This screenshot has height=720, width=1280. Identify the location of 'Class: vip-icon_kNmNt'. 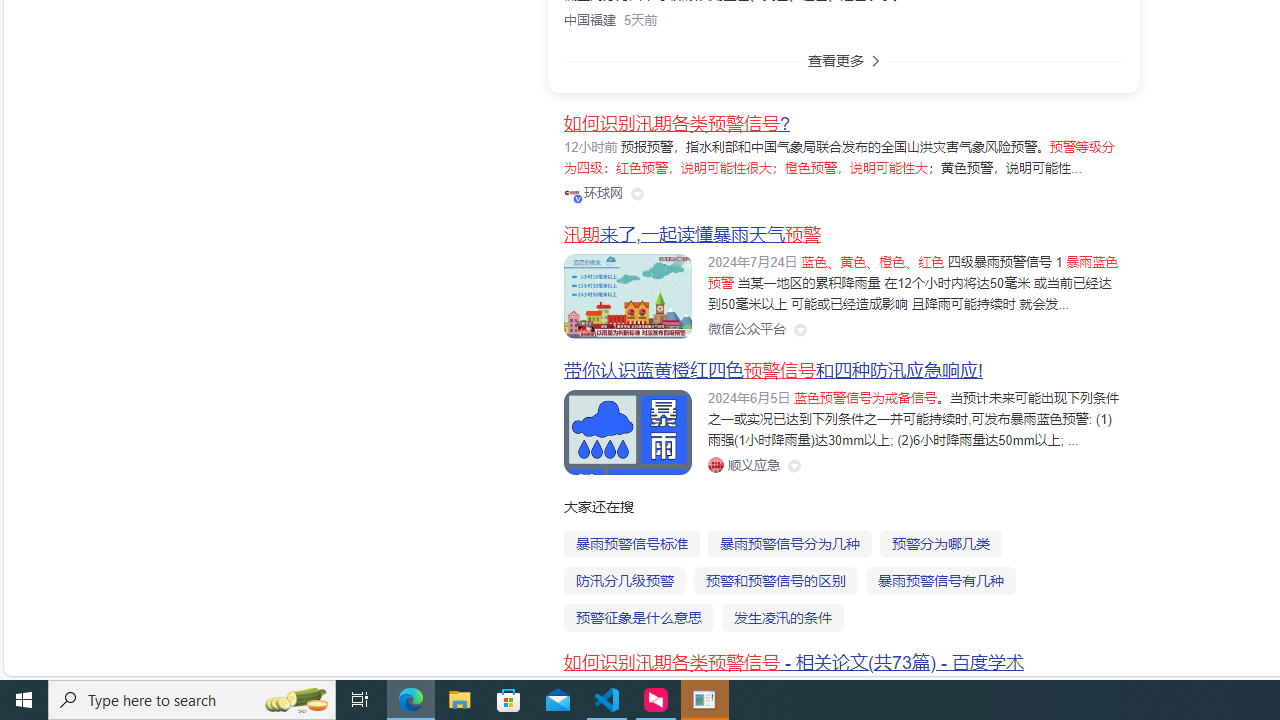
(576, 198).